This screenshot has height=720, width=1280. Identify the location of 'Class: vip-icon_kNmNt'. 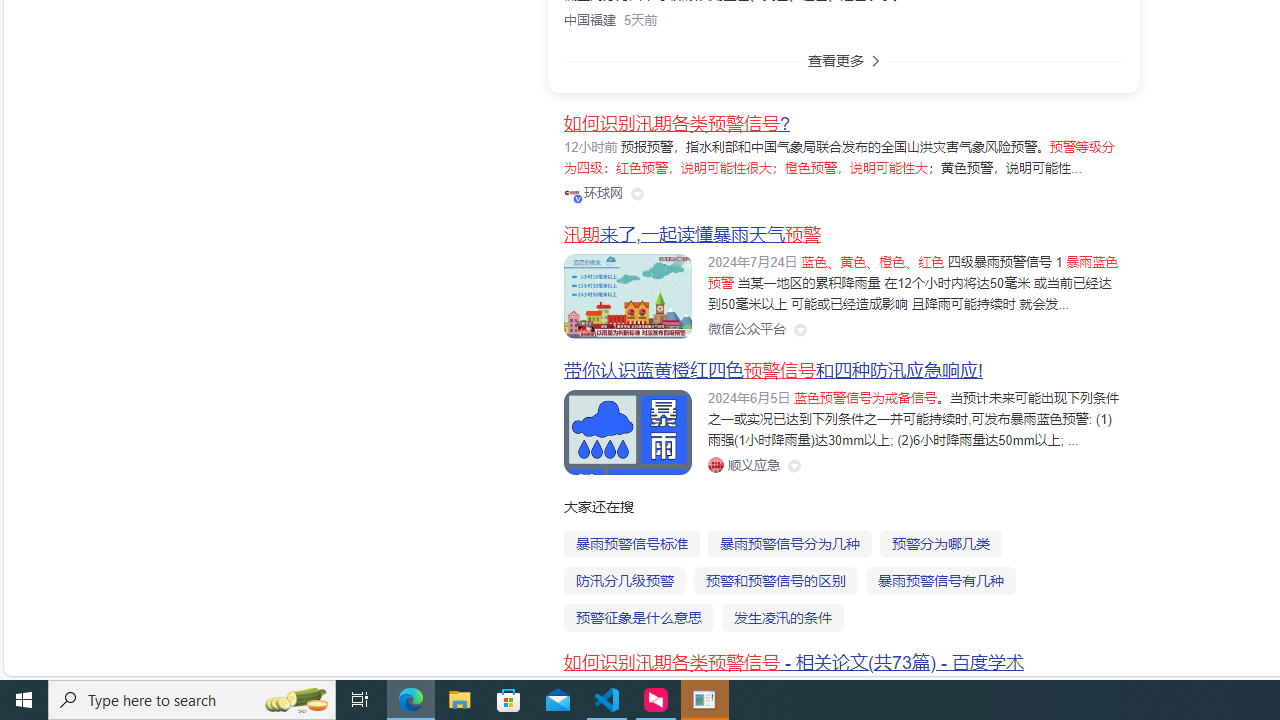
(576, 198).